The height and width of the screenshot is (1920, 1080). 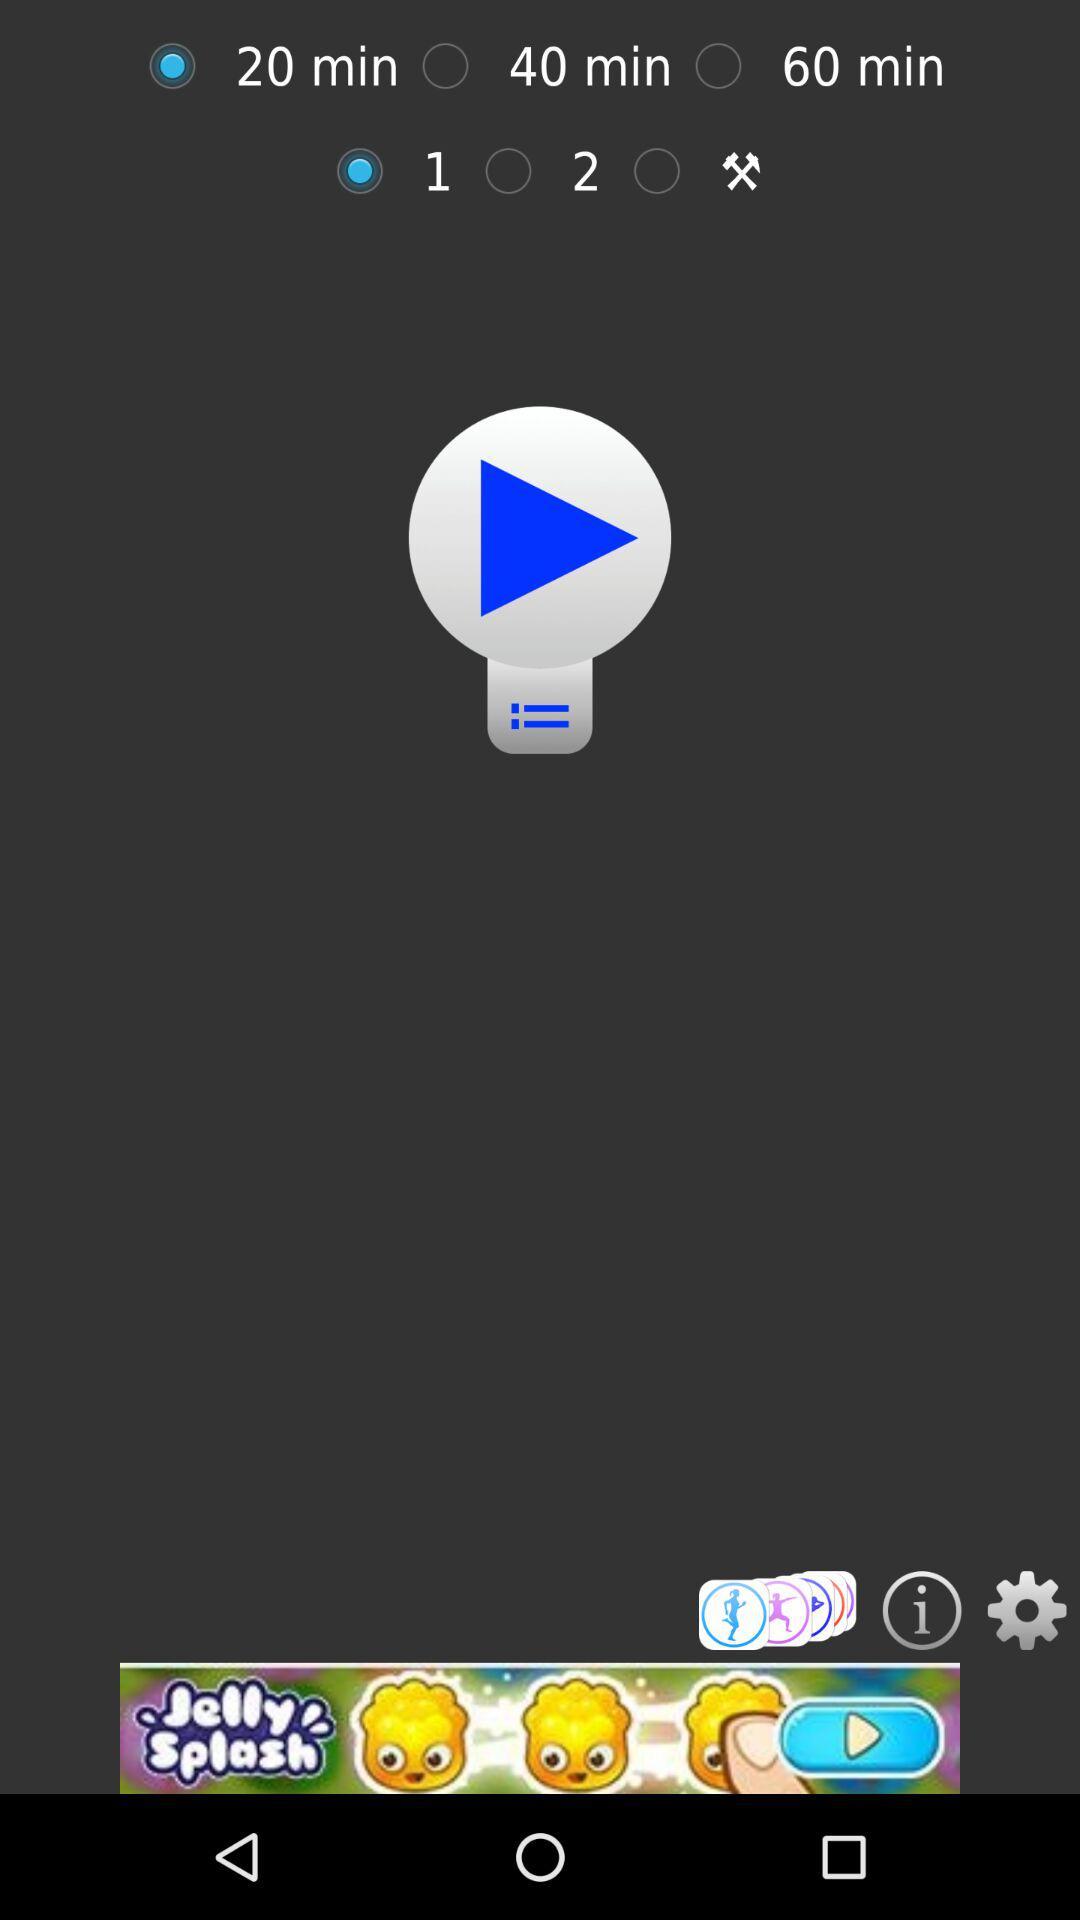 What do you see at coordinates (667, 171) in the screenshot?
I see `this option` at bounding box center [667, 171].